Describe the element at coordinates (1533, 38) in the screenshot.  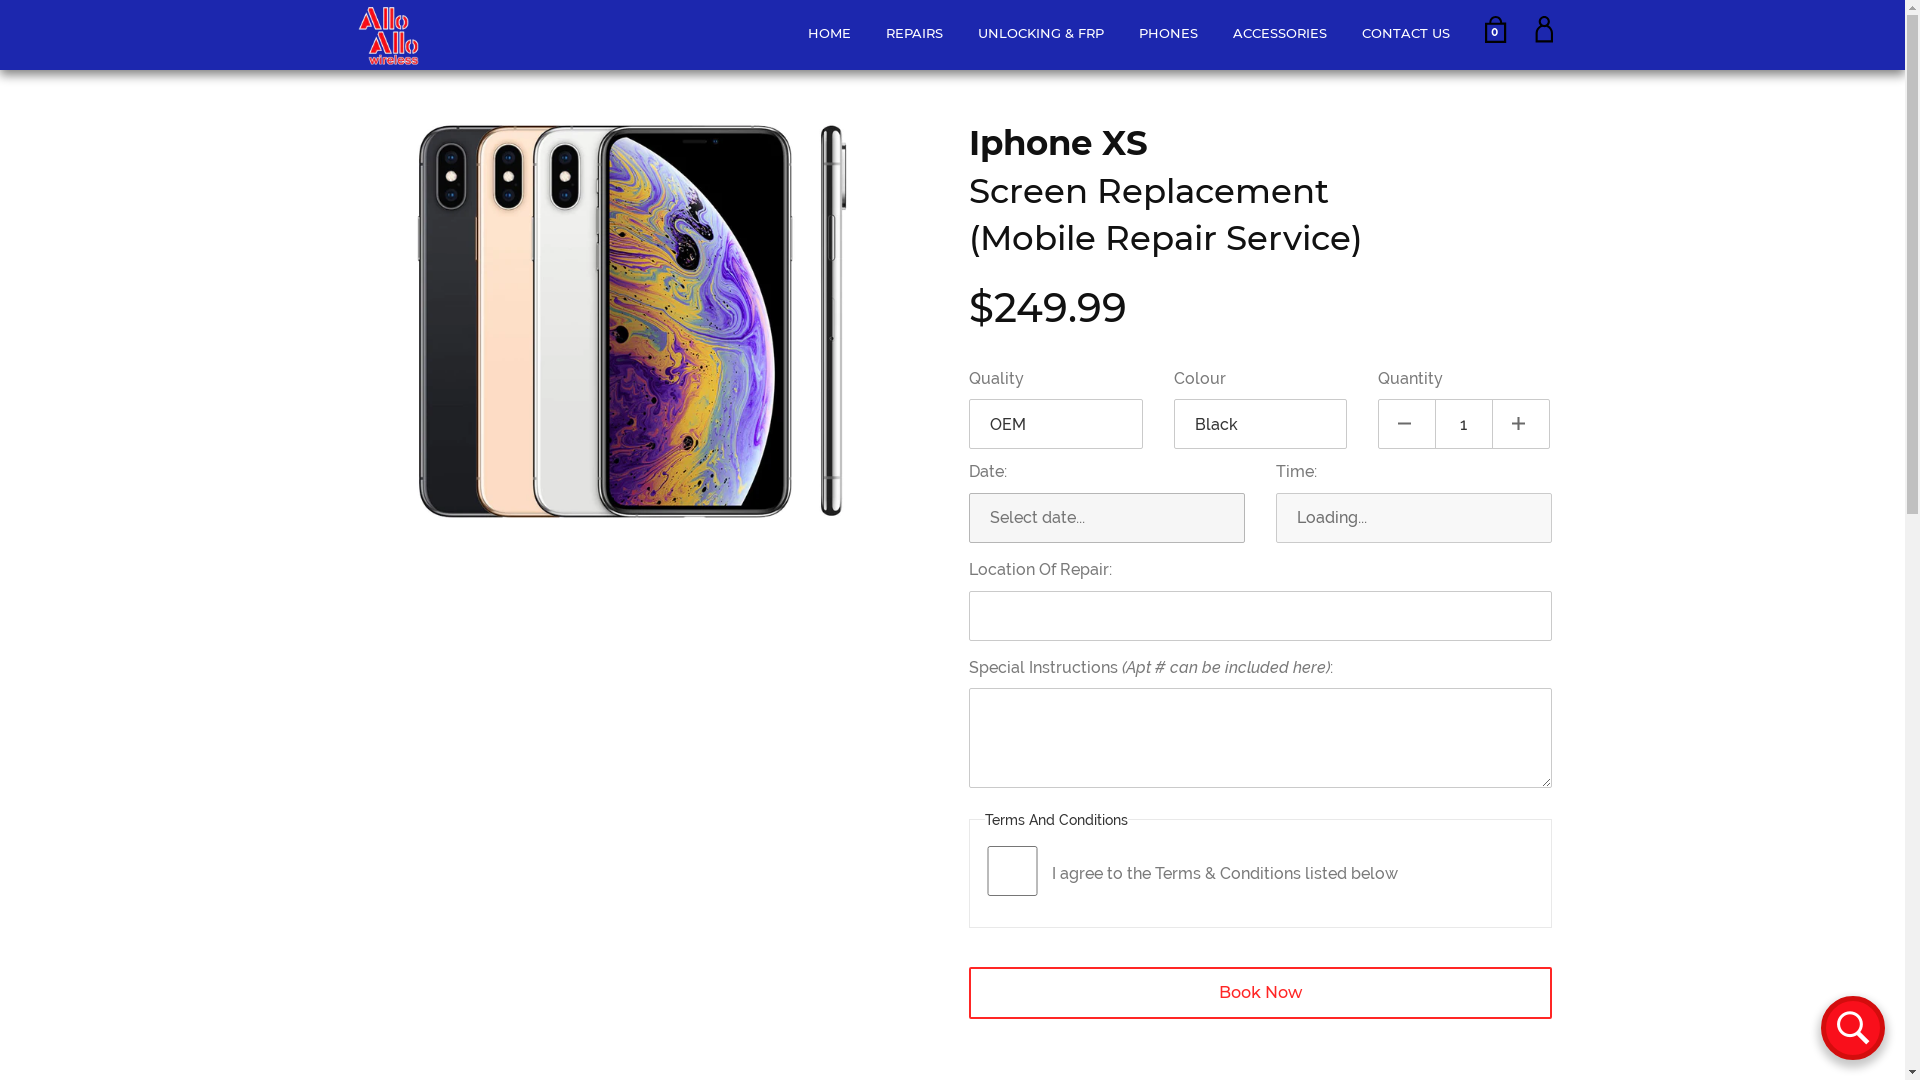
I see `'My Account'` at that location.